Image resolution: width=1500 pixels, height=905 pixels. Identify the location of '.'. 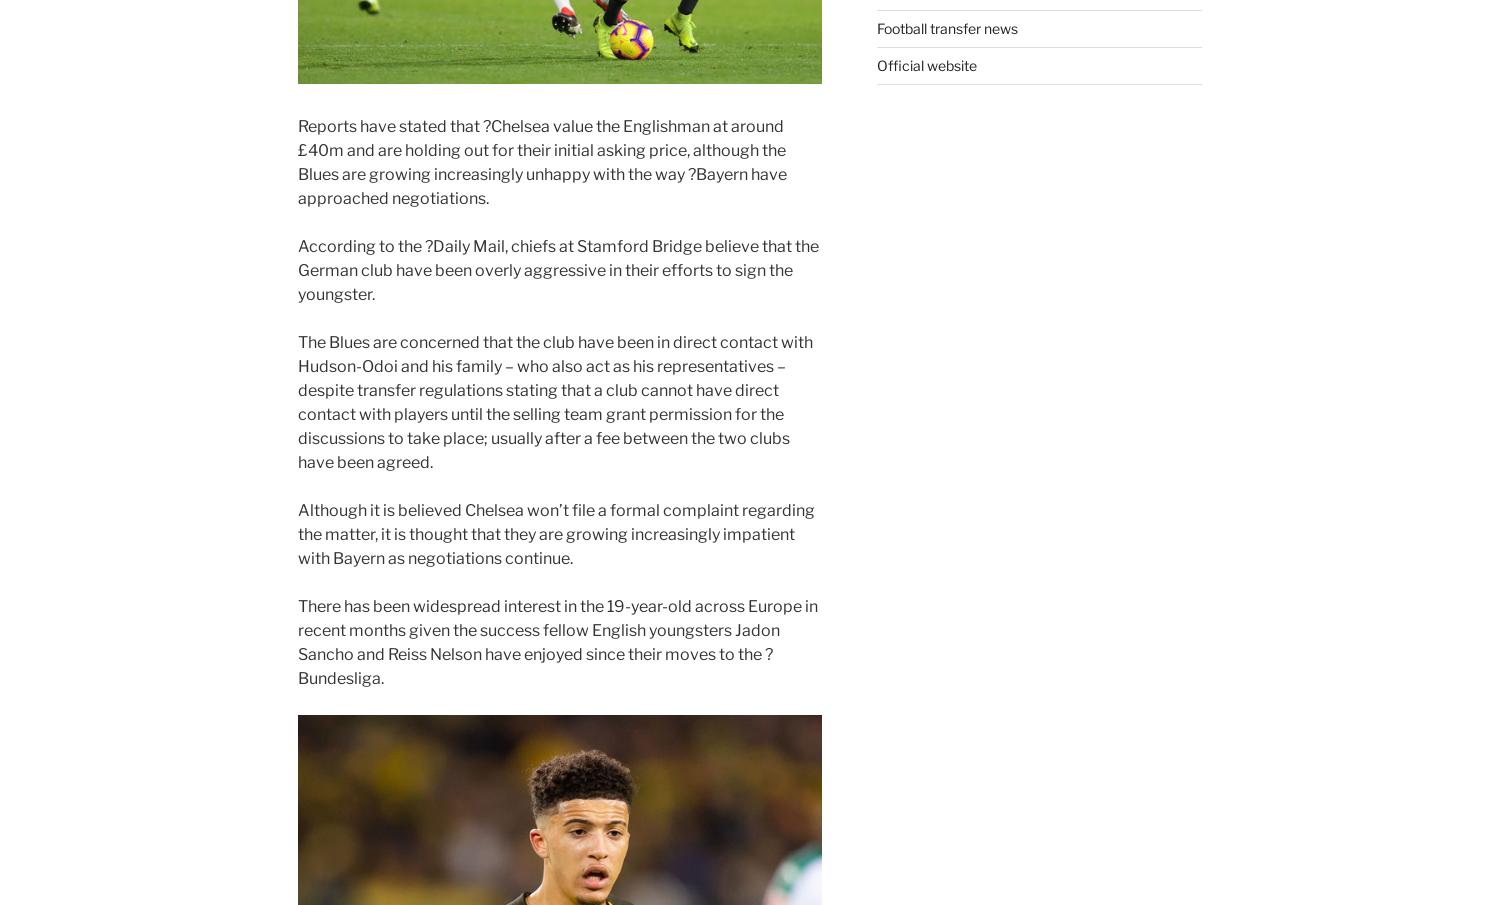
(382, 677).